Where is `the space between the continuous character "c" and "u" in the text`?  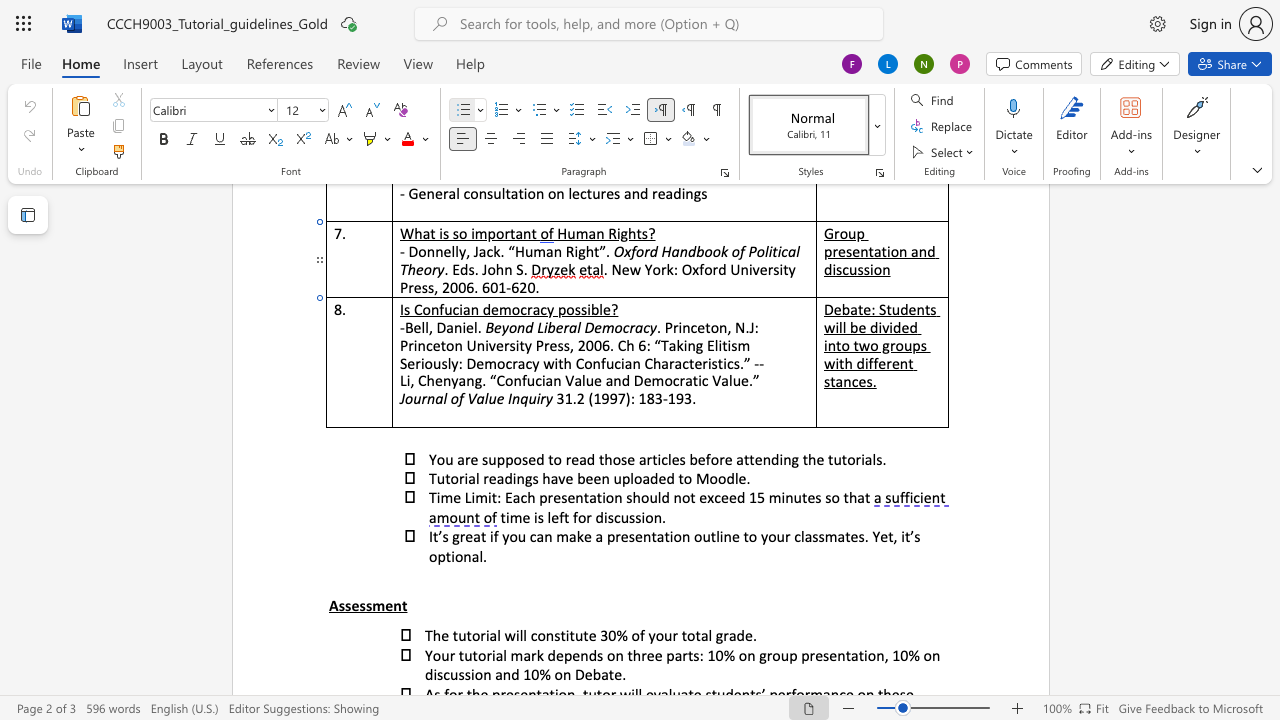 the space between the continuous character "c" and "u" in the text is located at coordinates (449, 674).